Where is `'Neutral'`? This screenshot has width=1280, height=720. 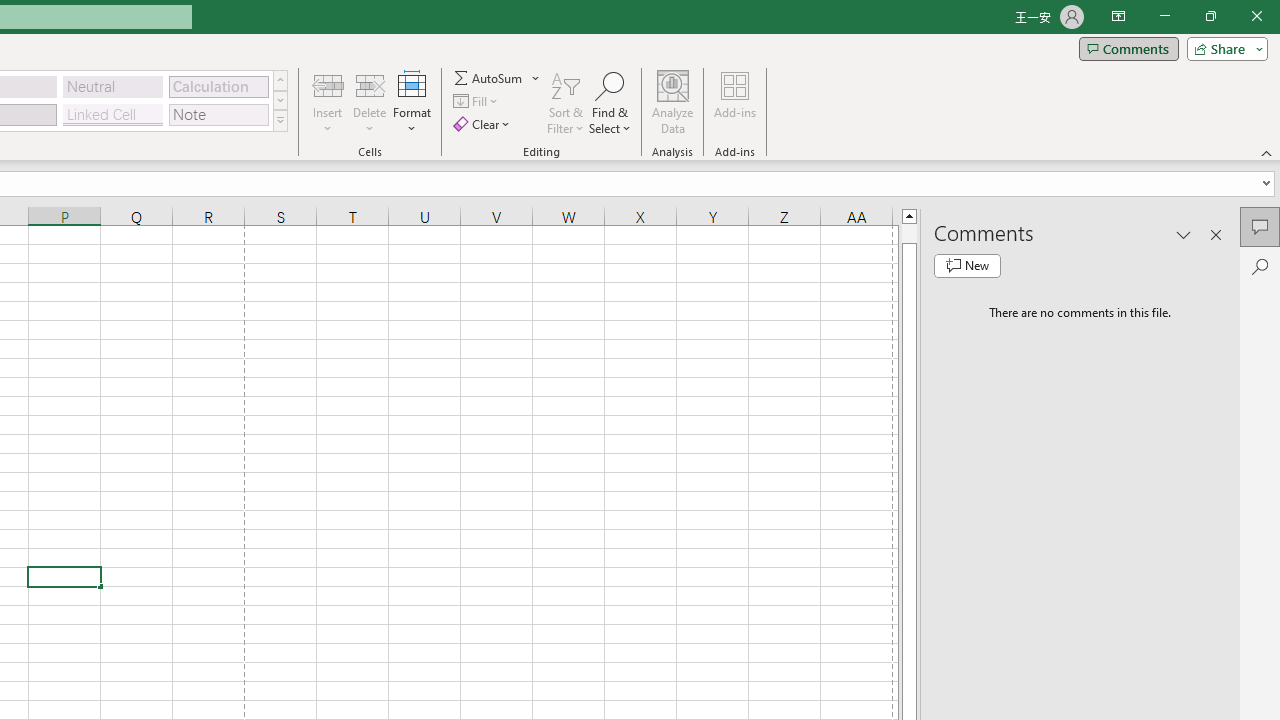
'Neutral' is located at coordinates (112, 85).